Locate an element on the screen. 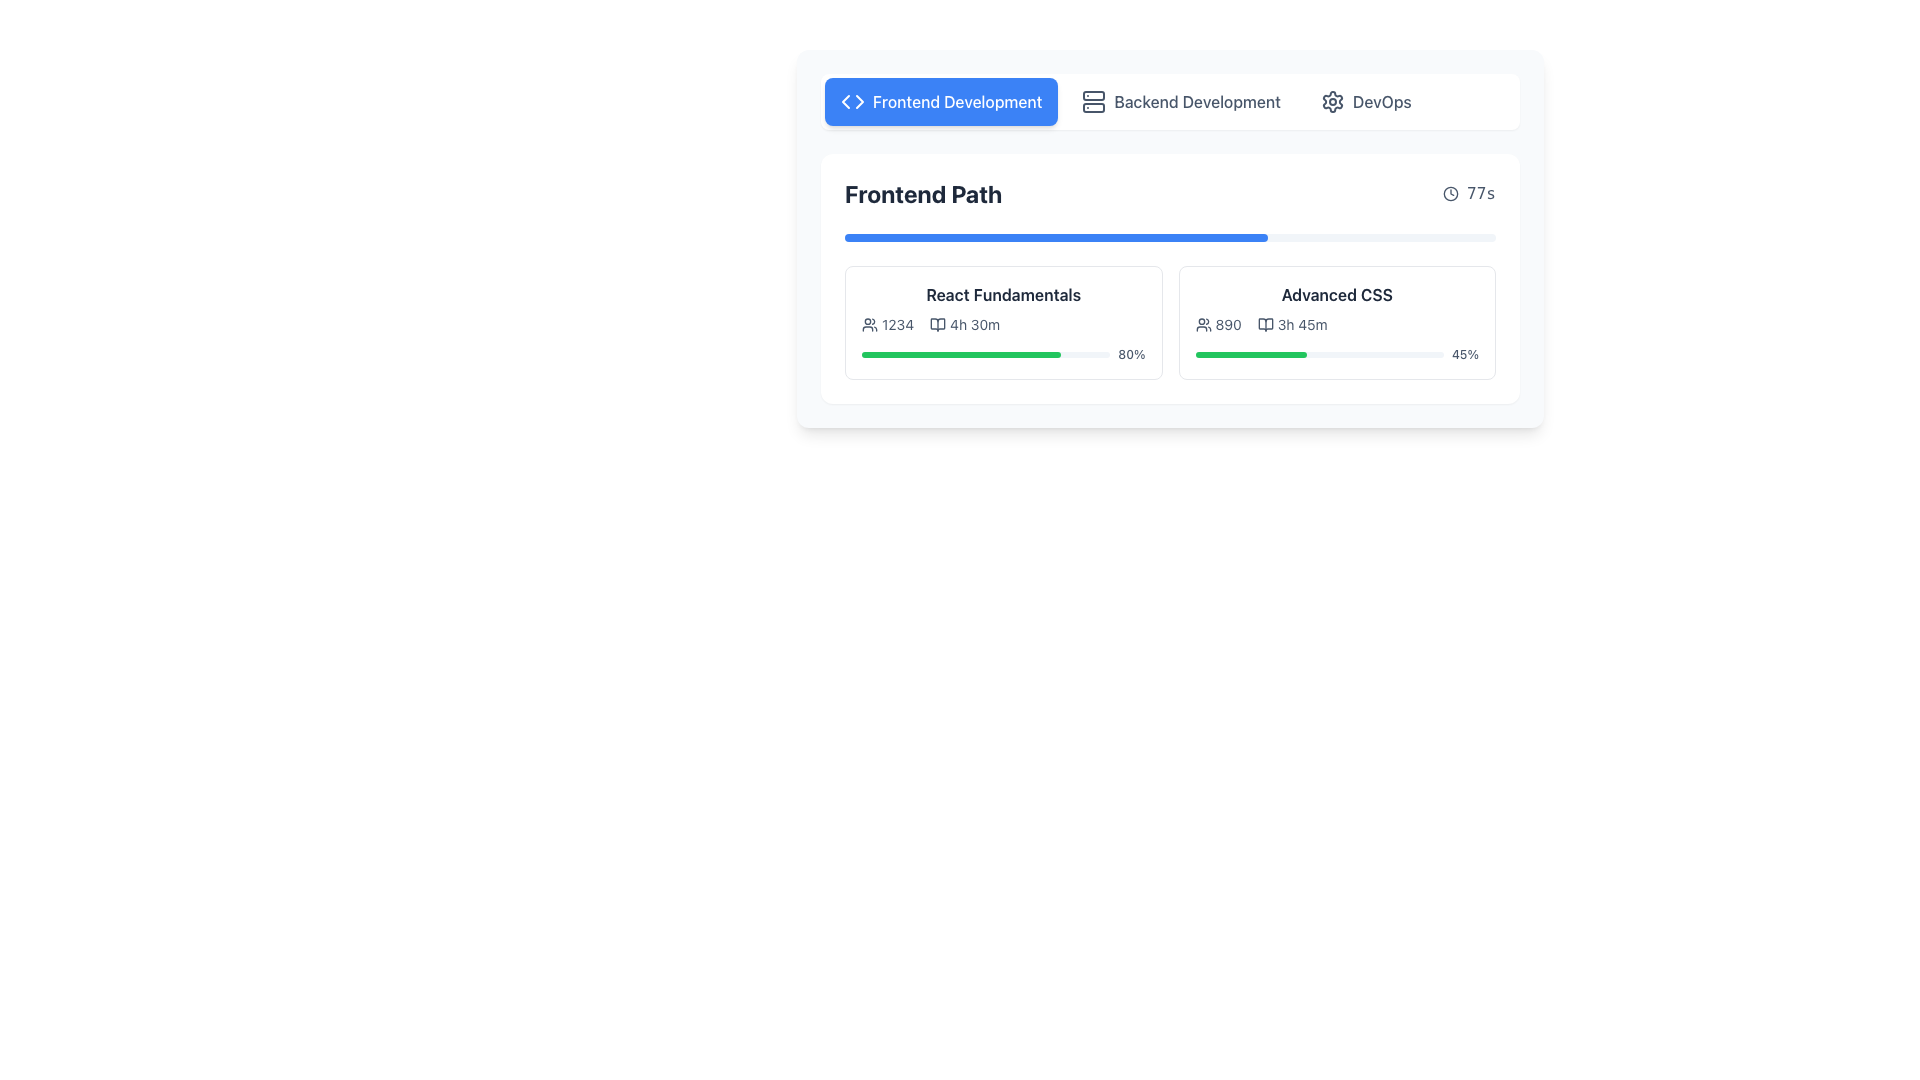 Image resolution: width=1920 pixels, height=1080 pixels. the text label displaying '3h 45m', which is located to the right of an open book icon in the 'Advanced CSS' course card is located at coordinates (1302, 323).